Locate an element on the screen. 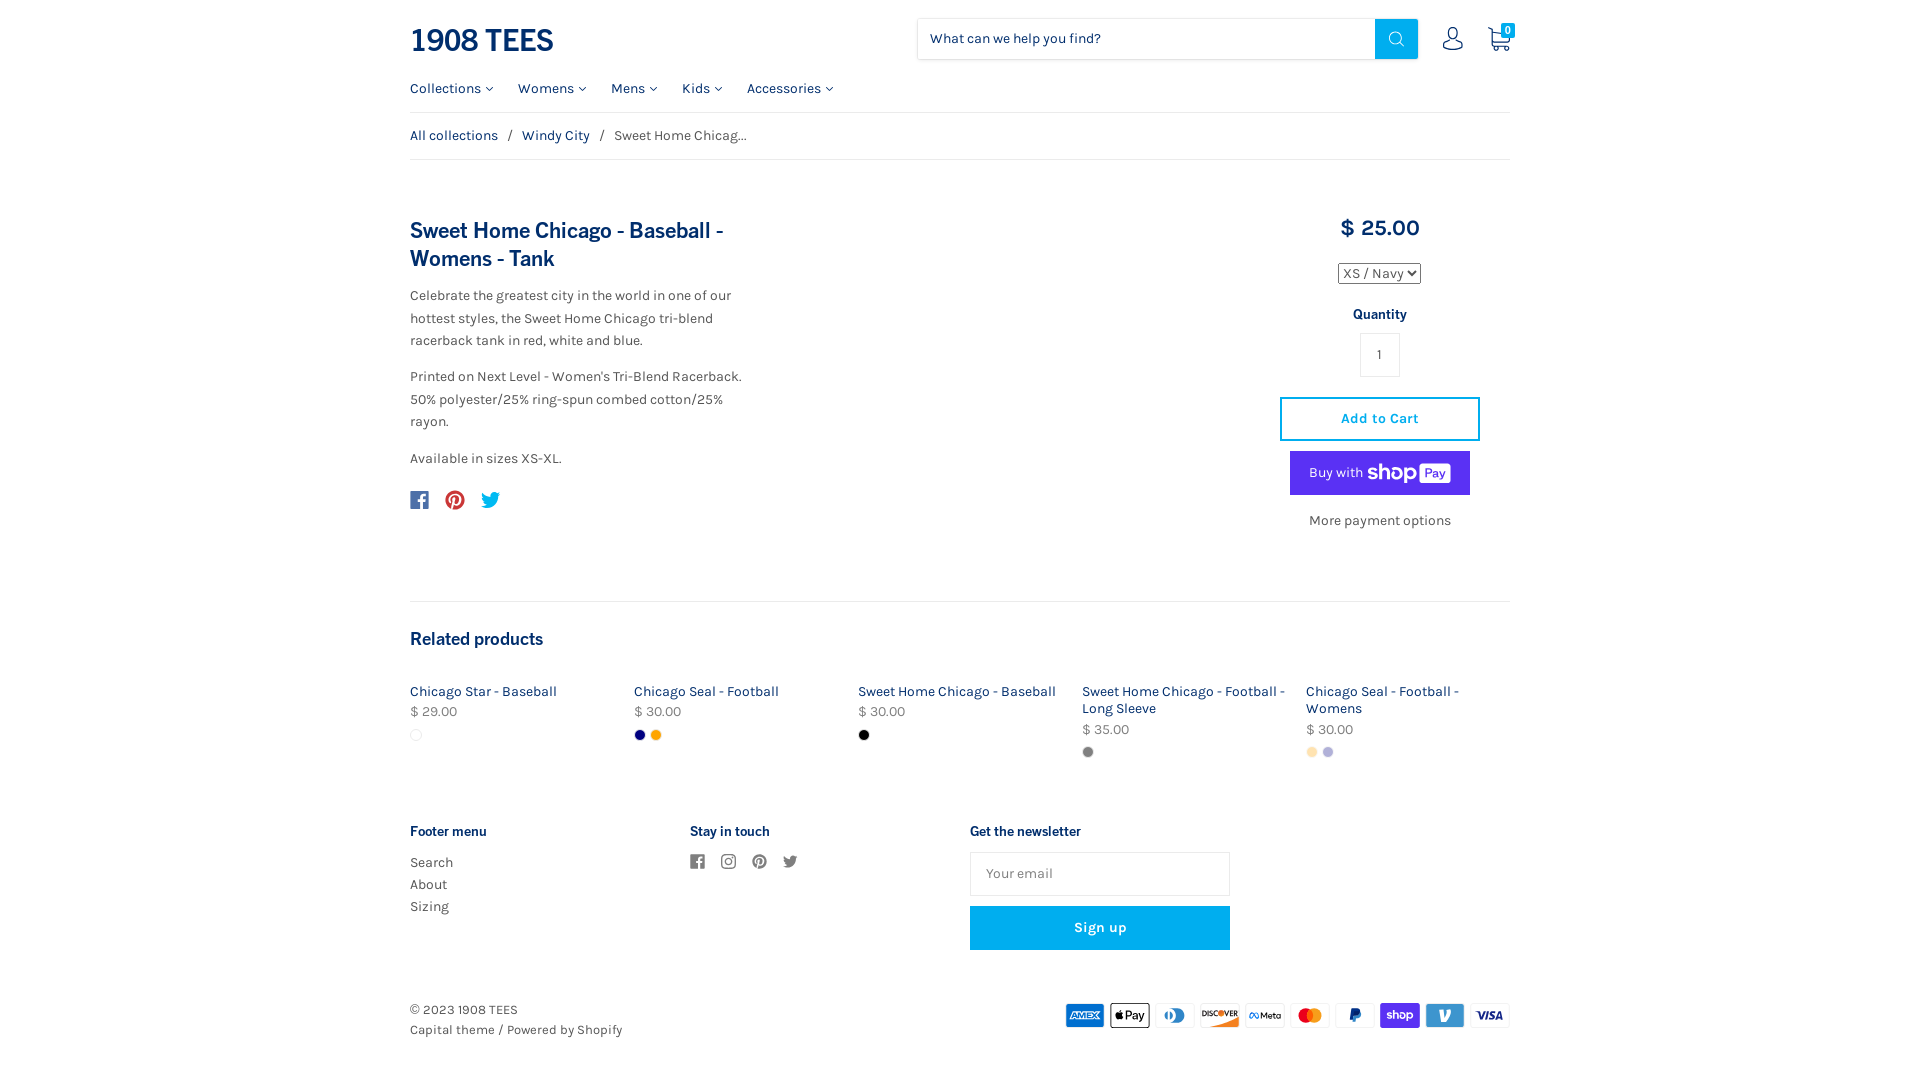 The image size is (1920, 1080). '1908 TEES' is located at coordinates (488, 1009).